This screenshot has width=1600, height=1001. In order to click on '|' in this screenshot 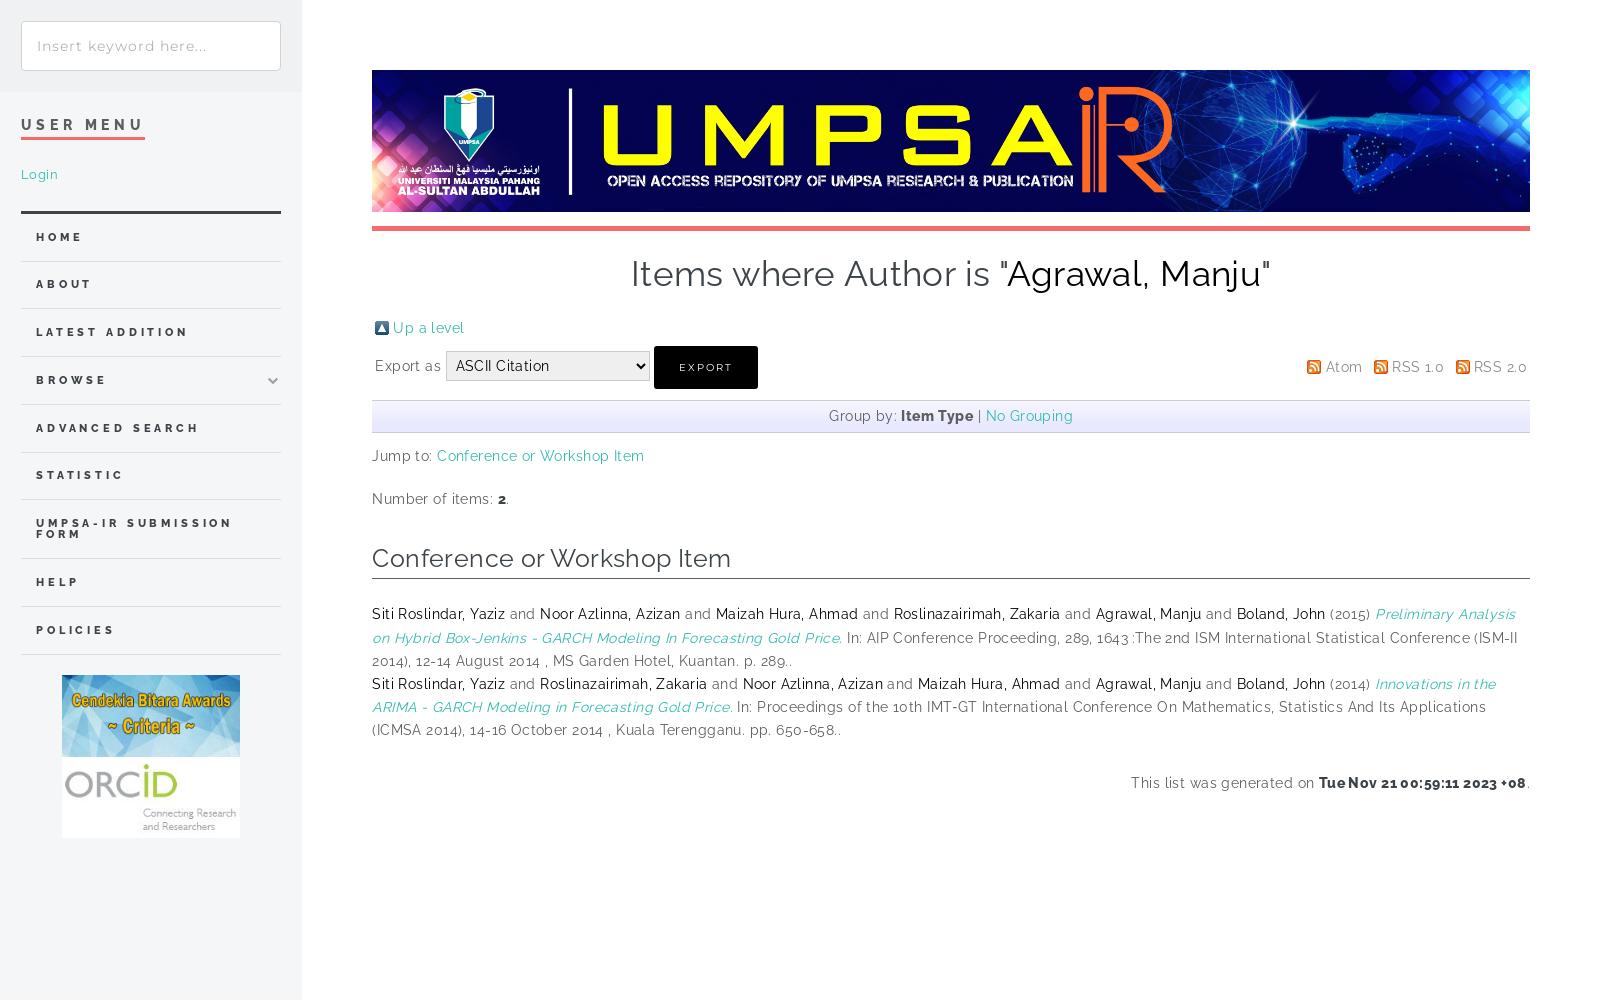, I will do `click(978, 414)`.